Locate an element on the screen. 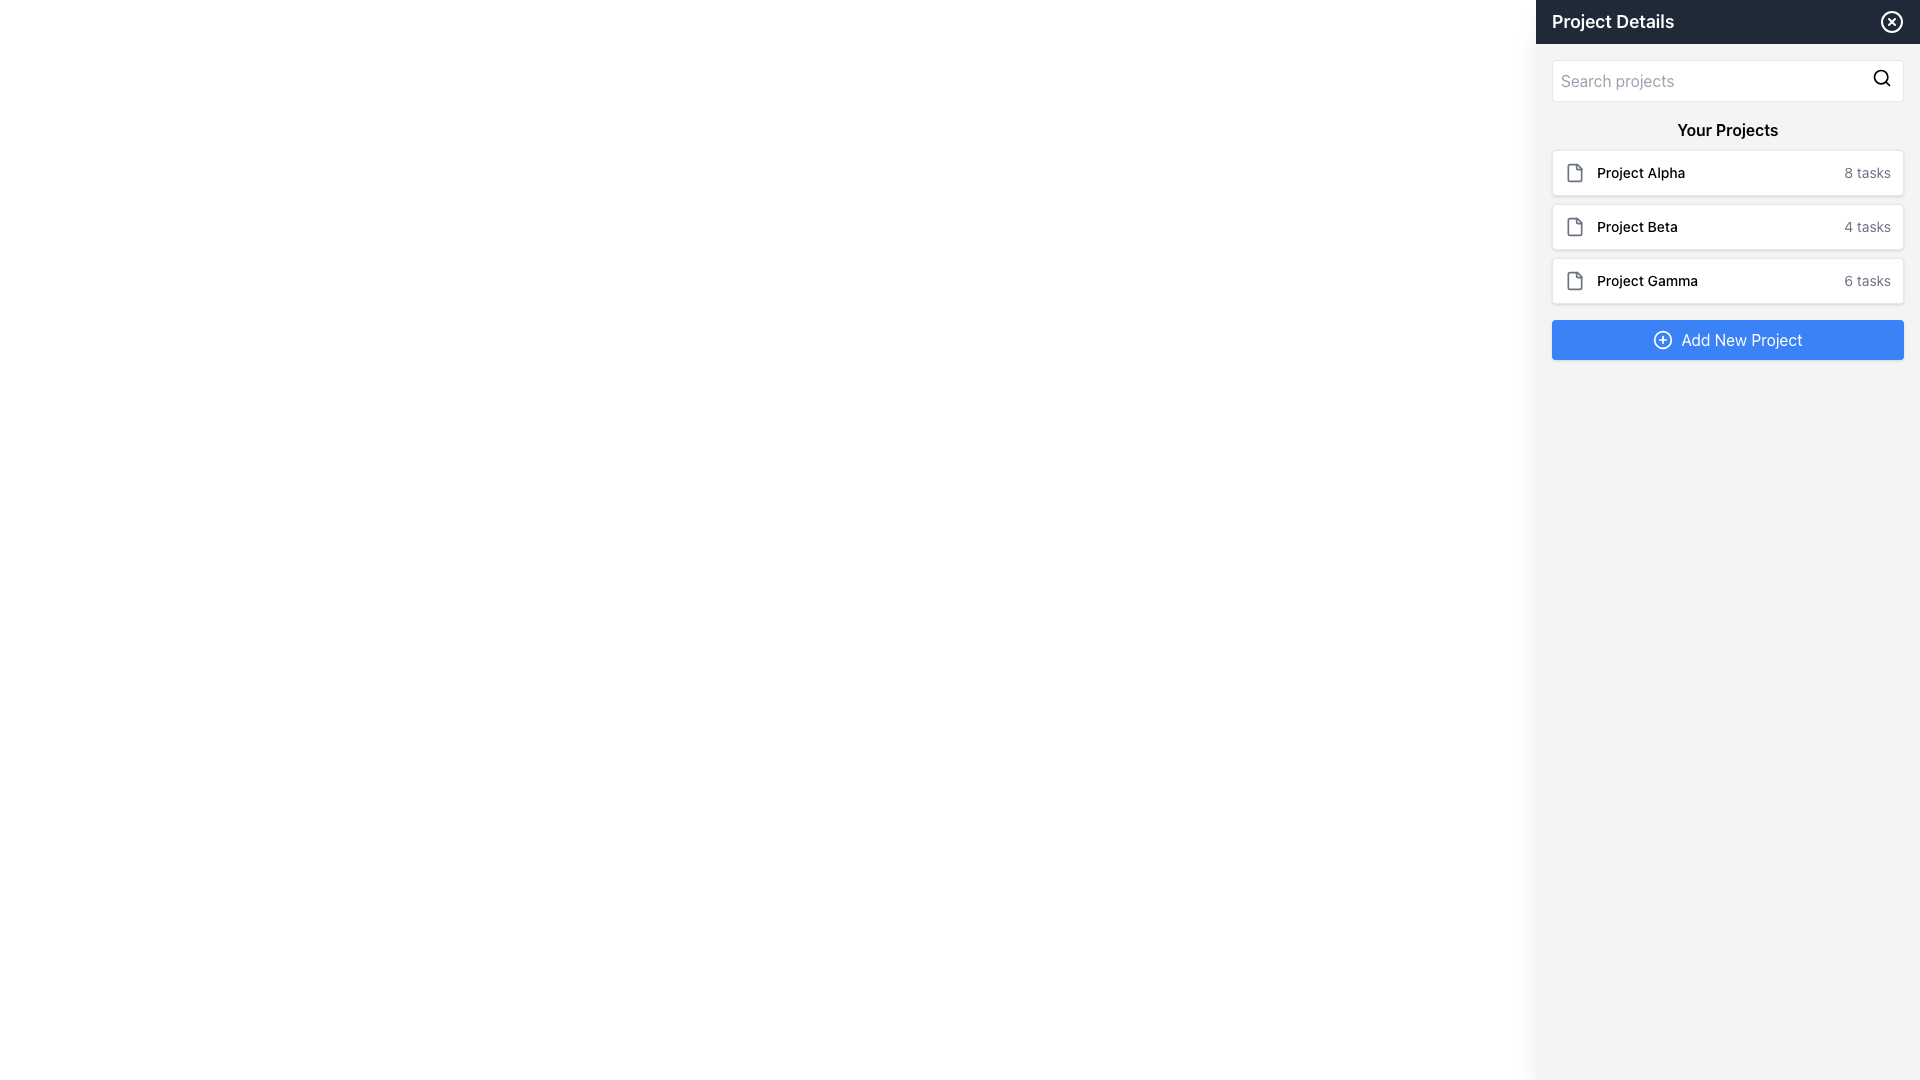 The height and width of the screenshot is (1080, 1920). the file icon represented by the vector graphic element associated with 'Project Gamma' in the sidebar under 'Your Projects' is located at coordinates (1573, 281).